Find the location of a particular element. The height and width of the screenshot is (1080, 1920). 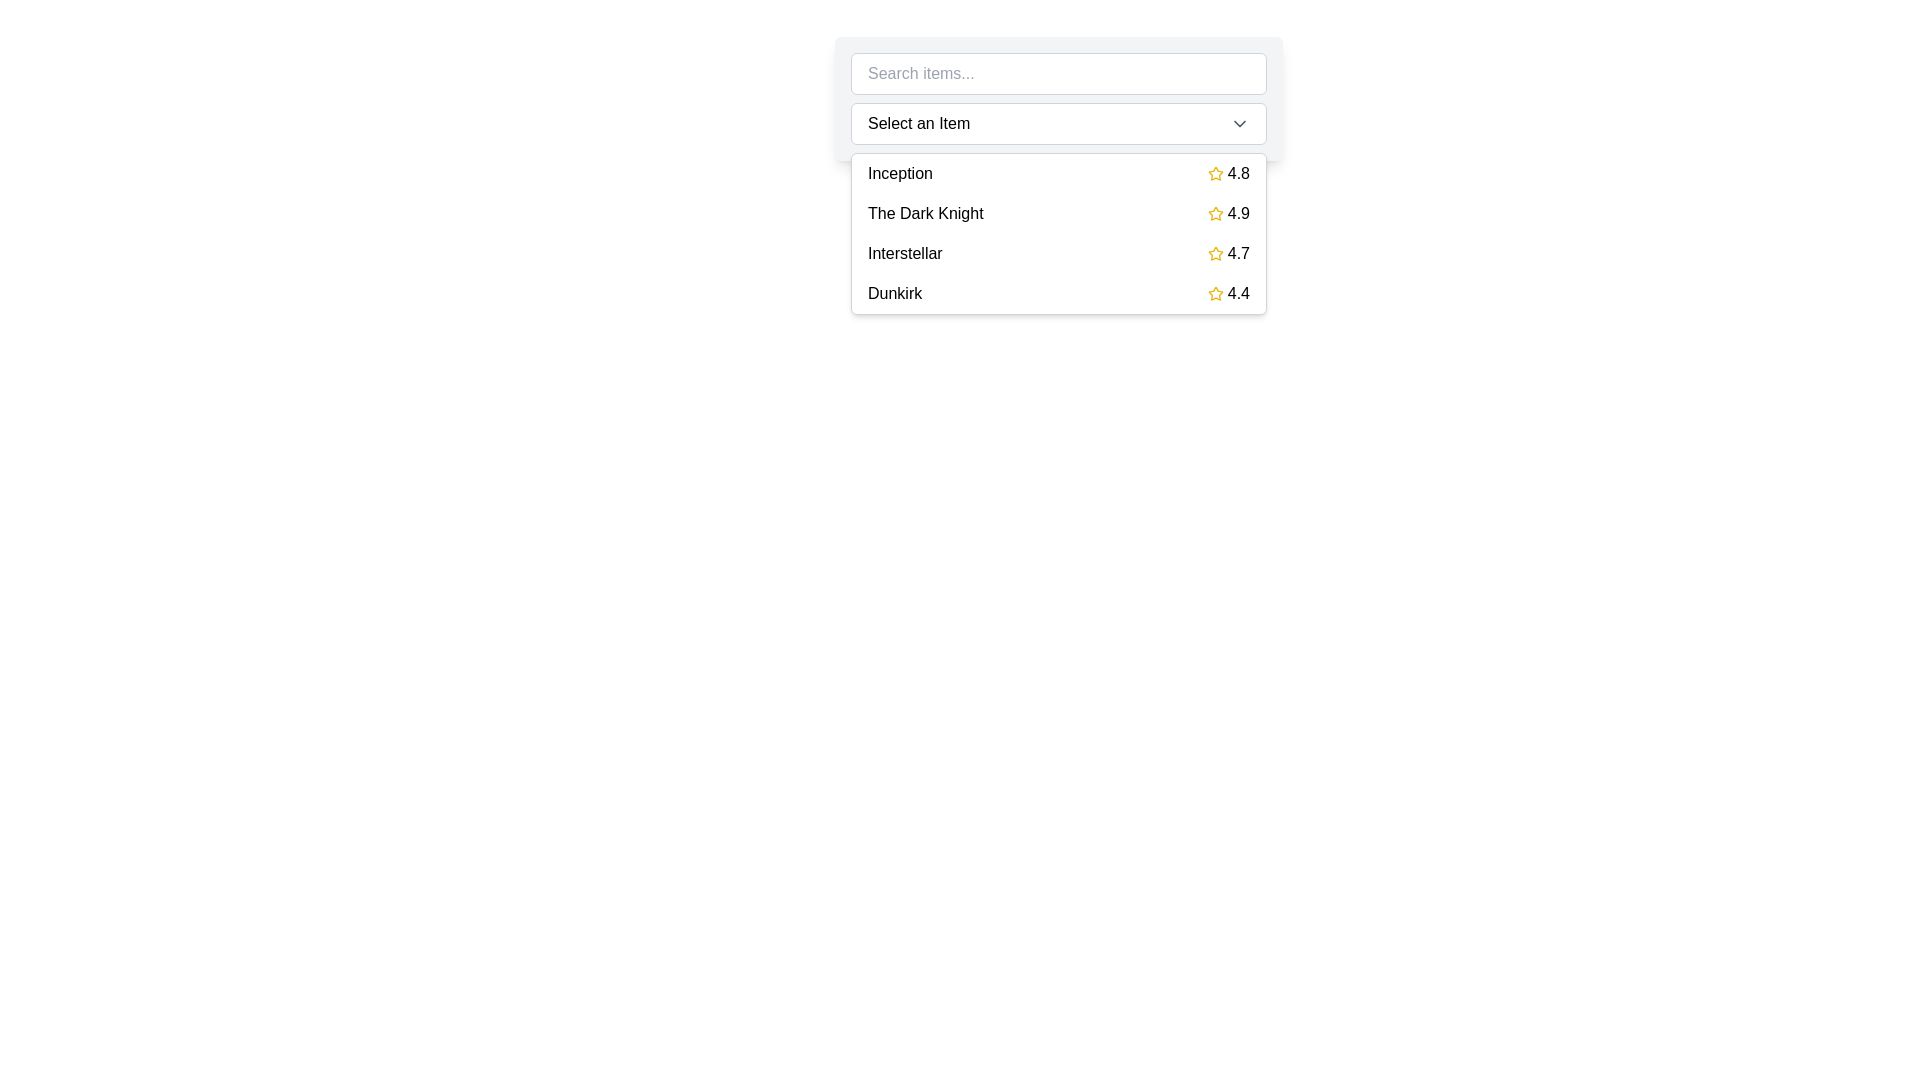

rating value displayed next to the movie title 'The Dark Knight', which is represented by a text label located within a list item, to the right of the title is located at coordinates (1227, 213).